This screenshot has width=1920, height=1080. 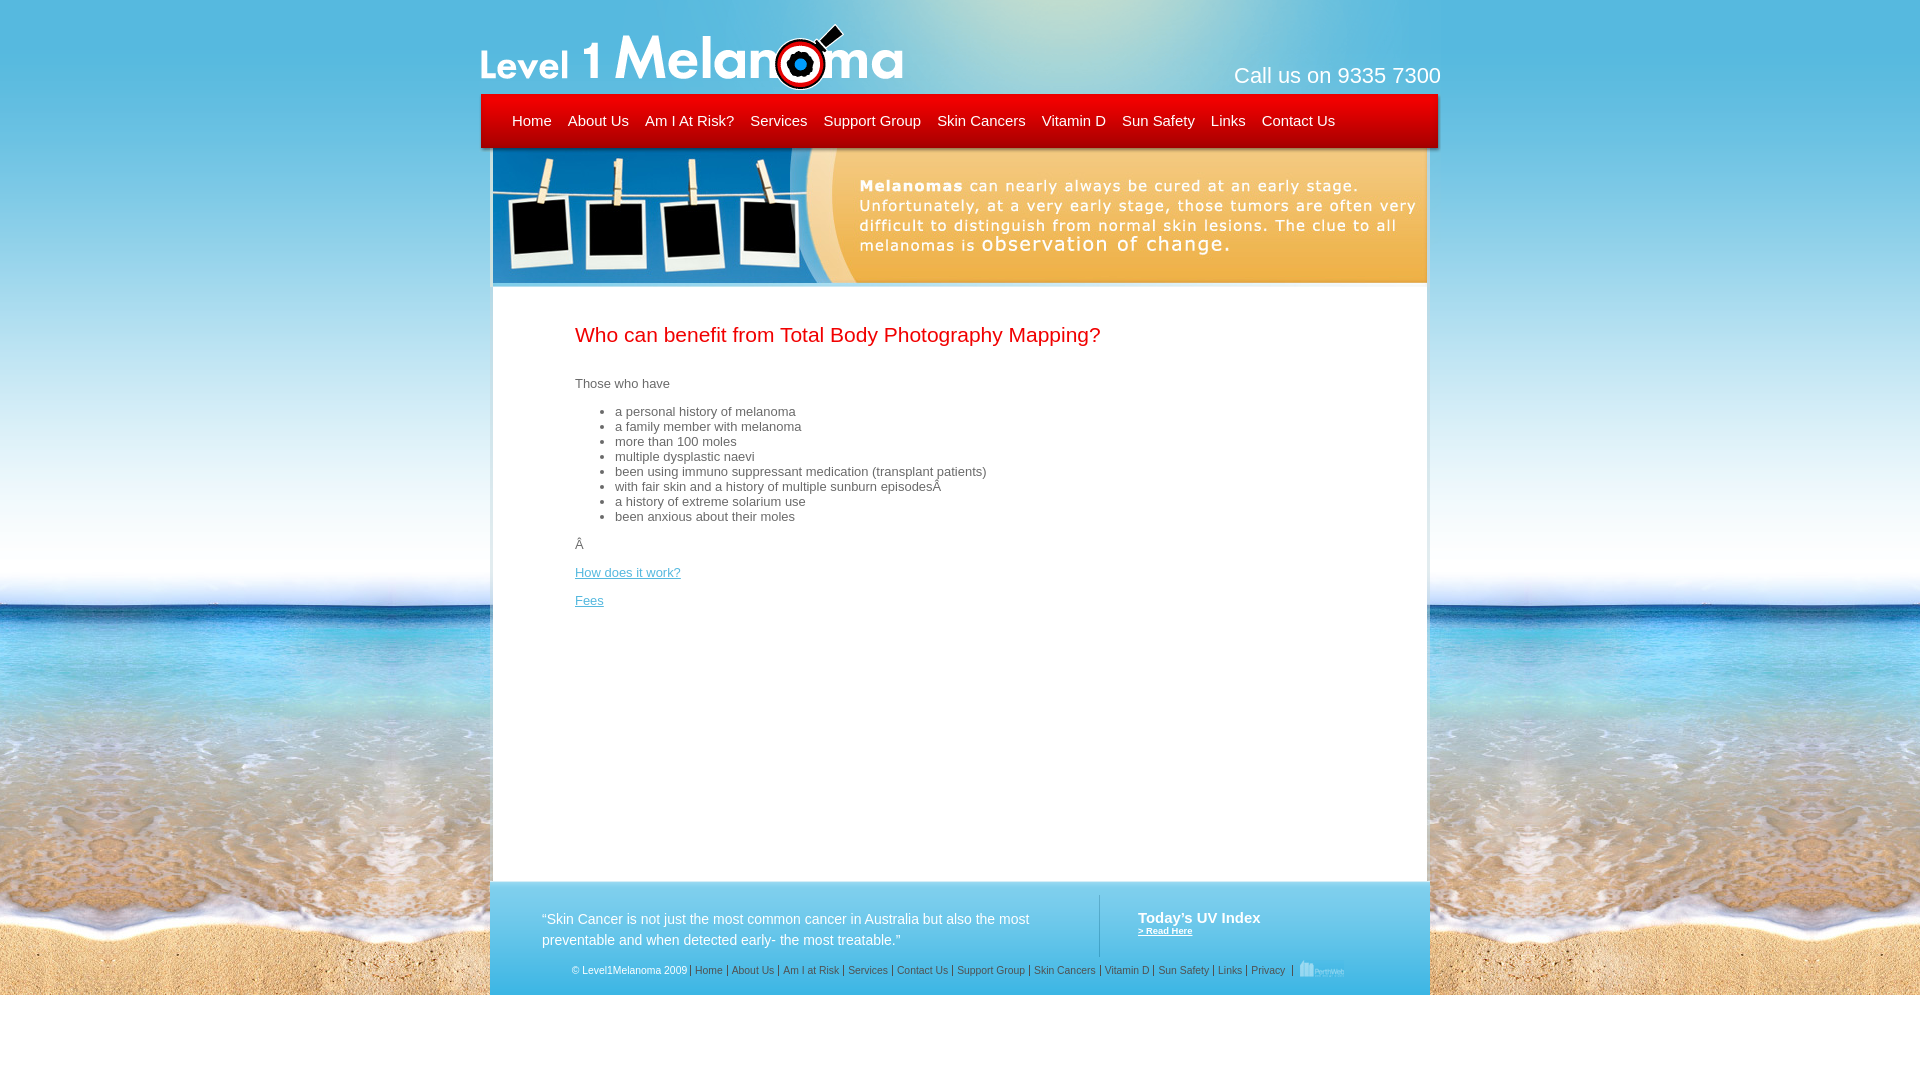 What do you see at coordinates (627, 572) in the screenshot?
I see `'How does it work?'` at bounding box center [627, 572].